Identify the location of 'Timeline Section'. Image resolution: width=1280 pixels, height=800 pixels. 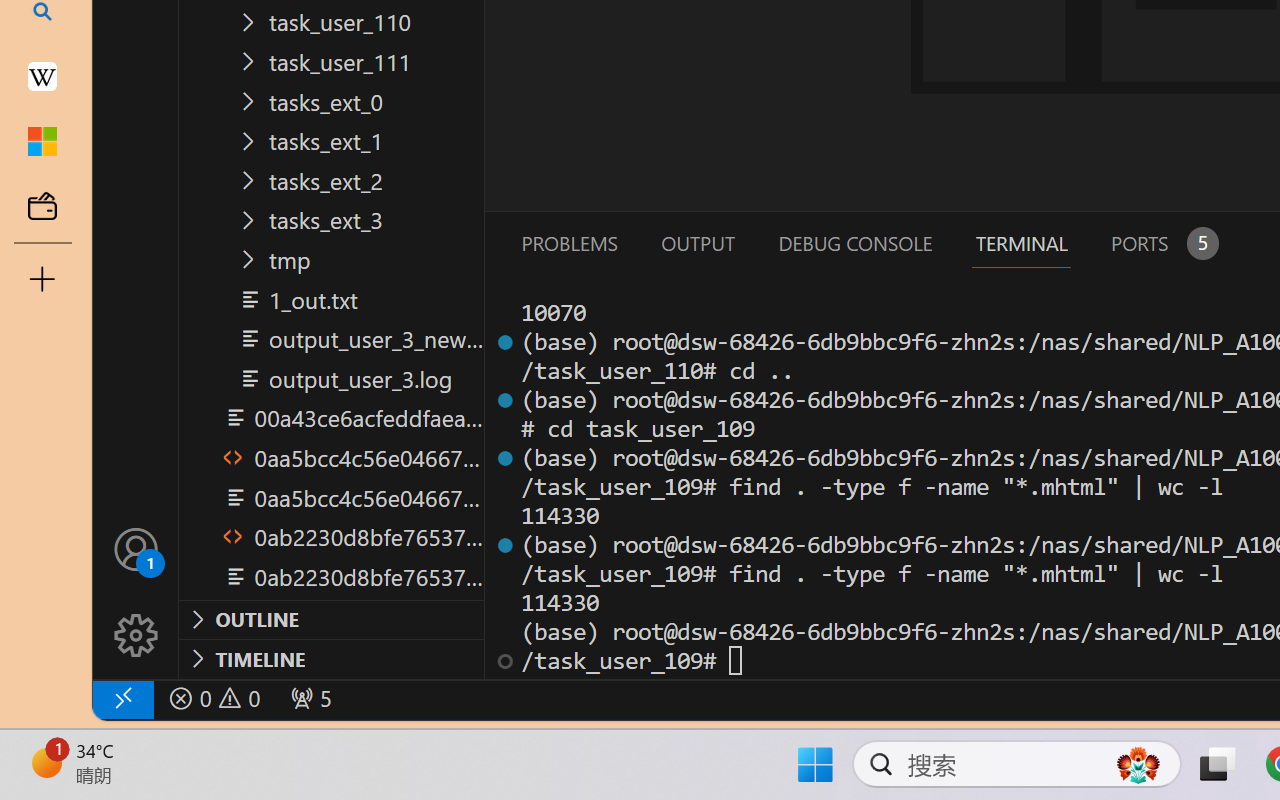
(331, 657).